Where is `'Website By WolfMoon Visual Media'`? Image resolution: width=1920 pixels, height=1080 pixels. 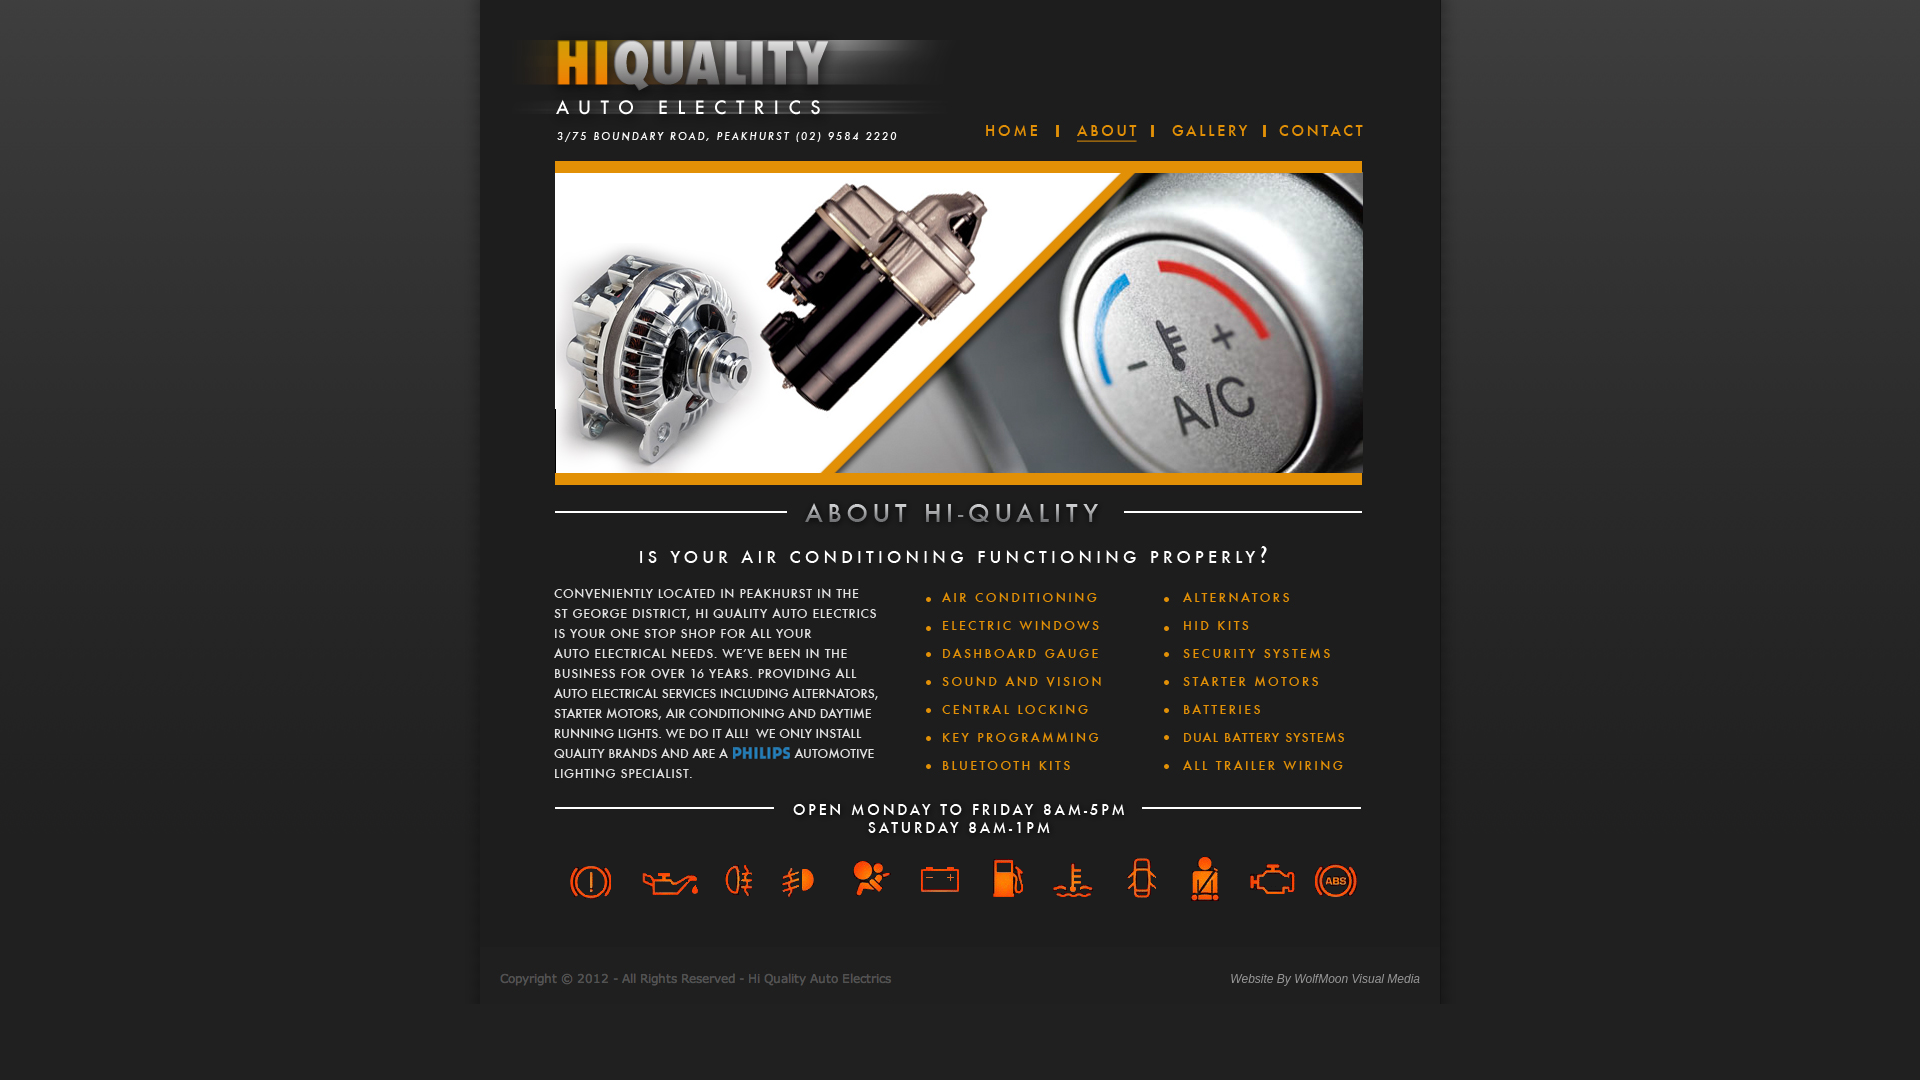 'Website By WolfMoon Visual Media' is located at coordinates (1324, 978).